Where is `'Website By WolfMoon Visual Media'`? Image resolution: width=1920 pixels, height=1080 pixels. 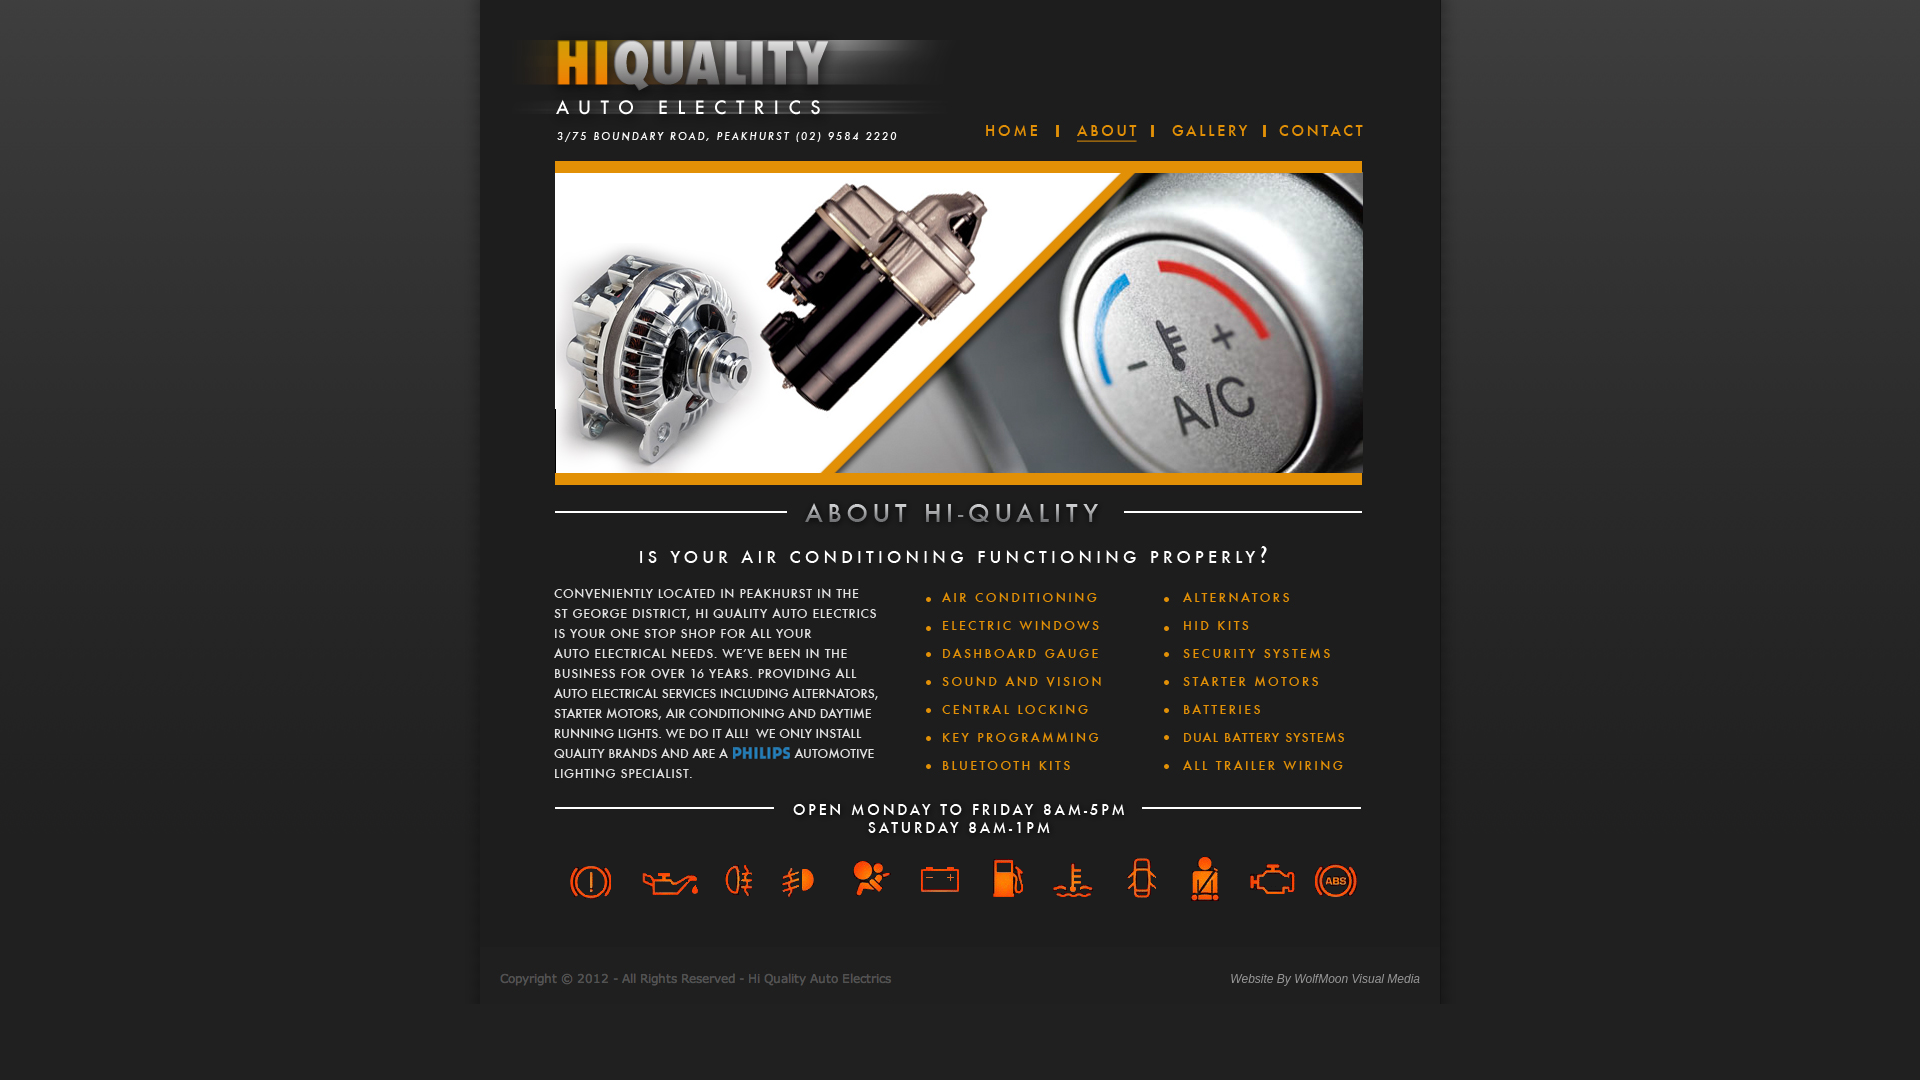 'Website By WolfMoon Visual Media' is located at coordinates (1324, 978).